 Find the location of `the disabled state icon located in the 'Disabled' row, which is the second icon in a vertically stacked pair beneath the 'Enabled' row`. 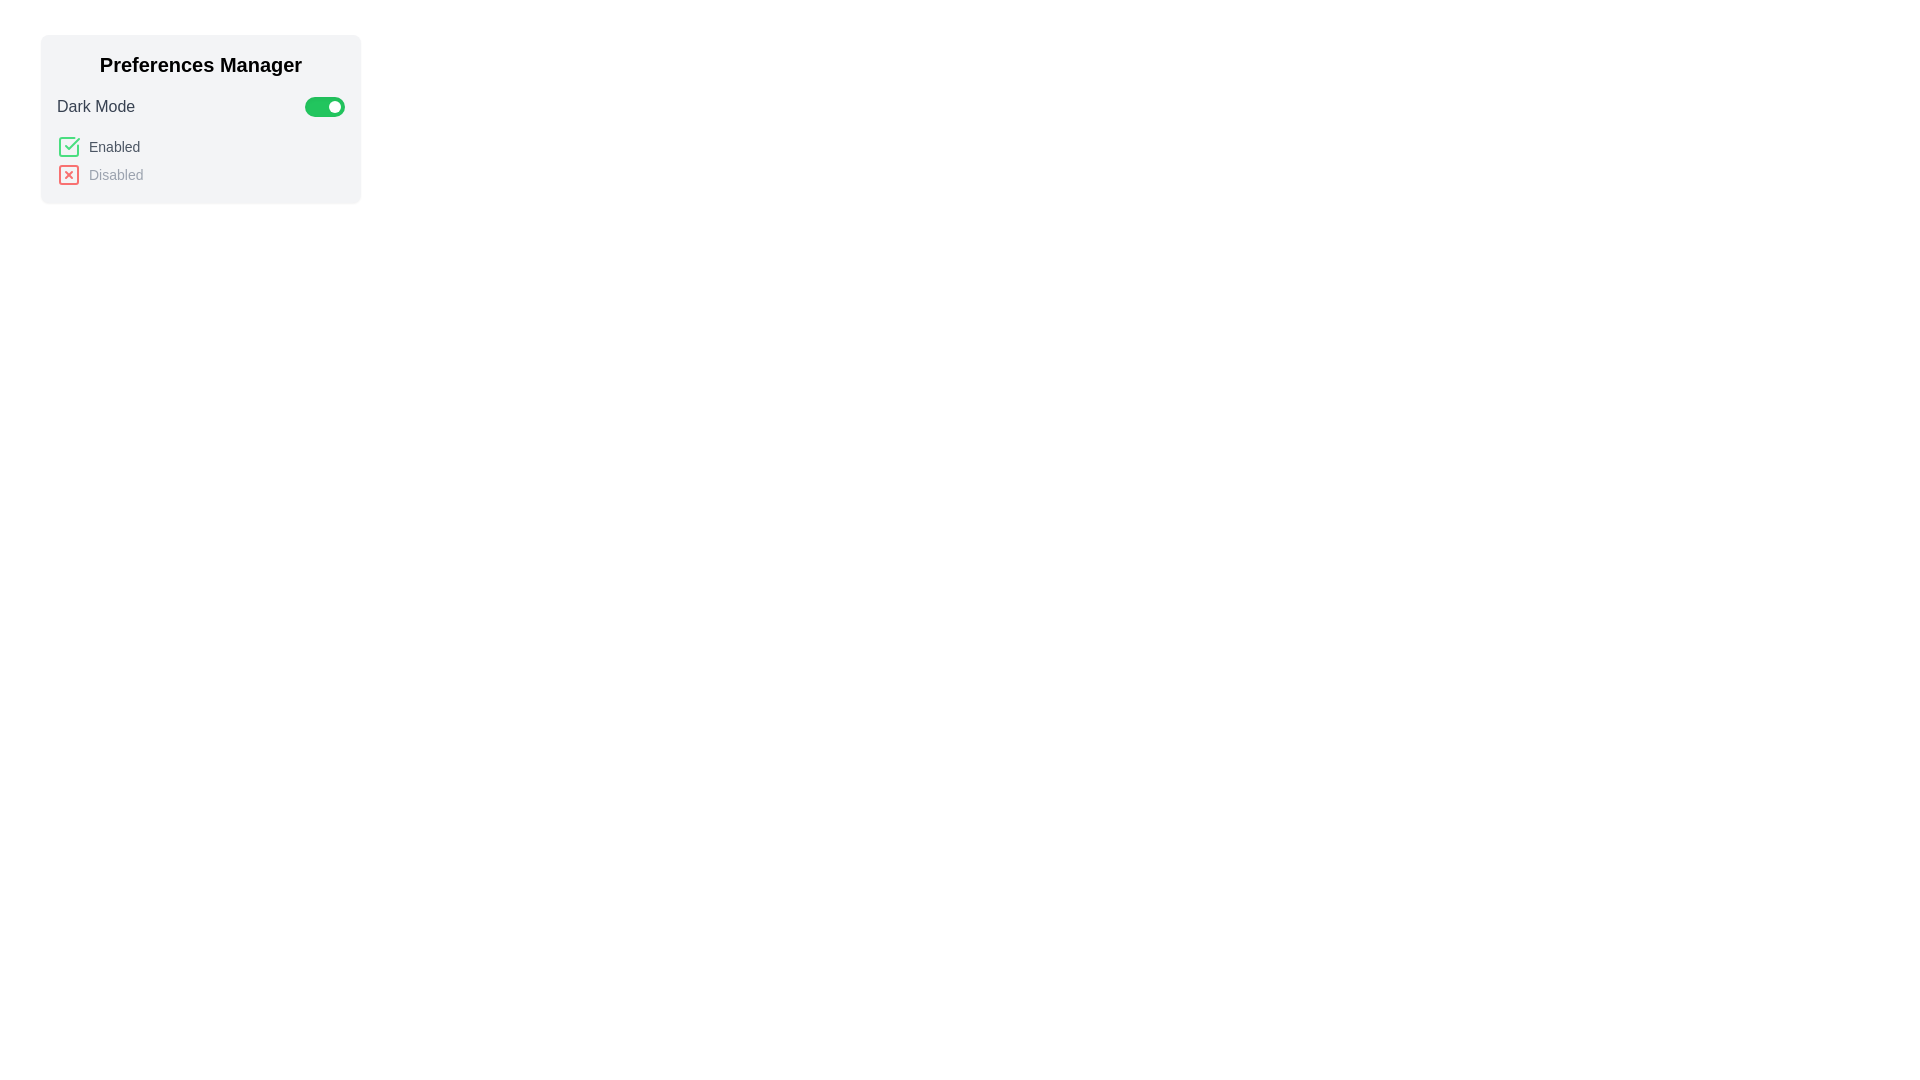

the disabled state icon located in the 'Disabled' row, which is the second icon in a vertically stacked pair beneath the 'Enabled' row is located at coordinates (68, 173).